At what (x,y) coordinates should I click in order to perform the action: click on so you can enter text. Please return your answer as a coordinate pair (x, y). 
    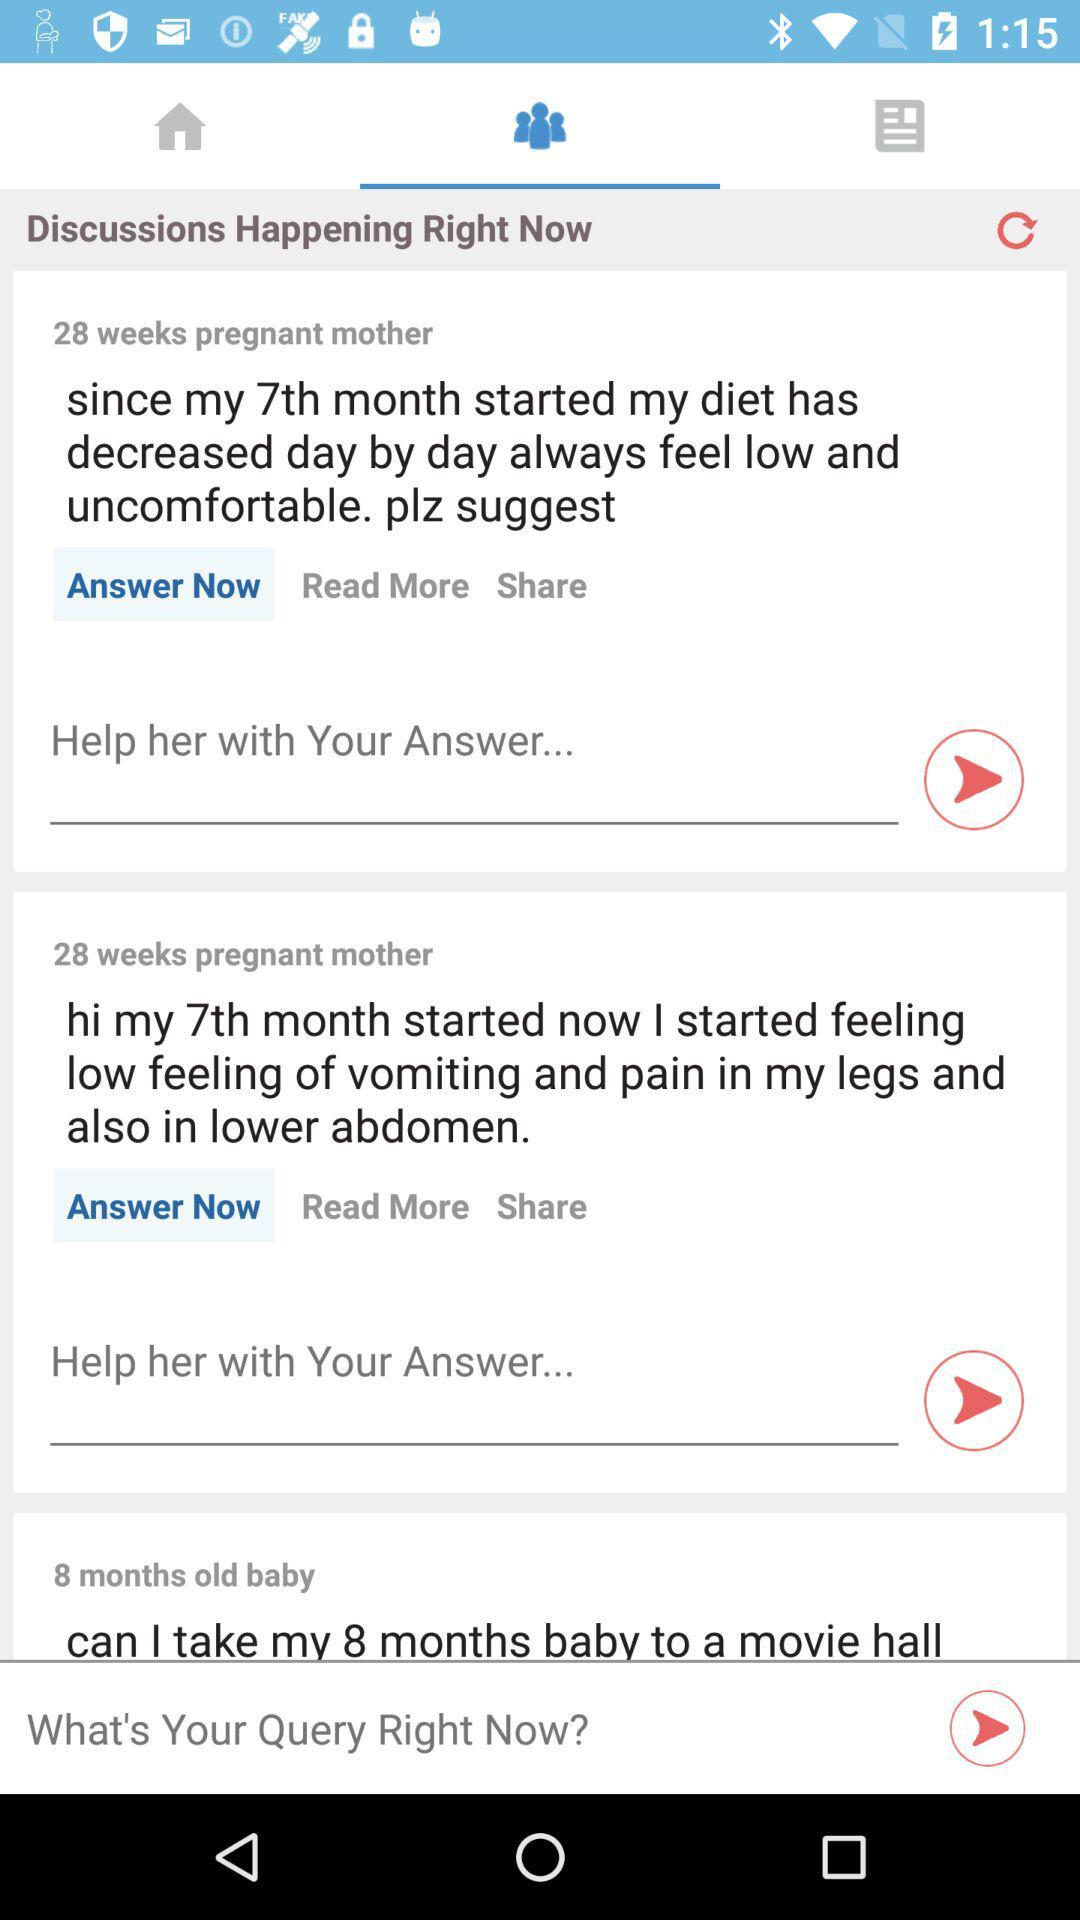
    Looking at the image, I should click on (474, 1360).